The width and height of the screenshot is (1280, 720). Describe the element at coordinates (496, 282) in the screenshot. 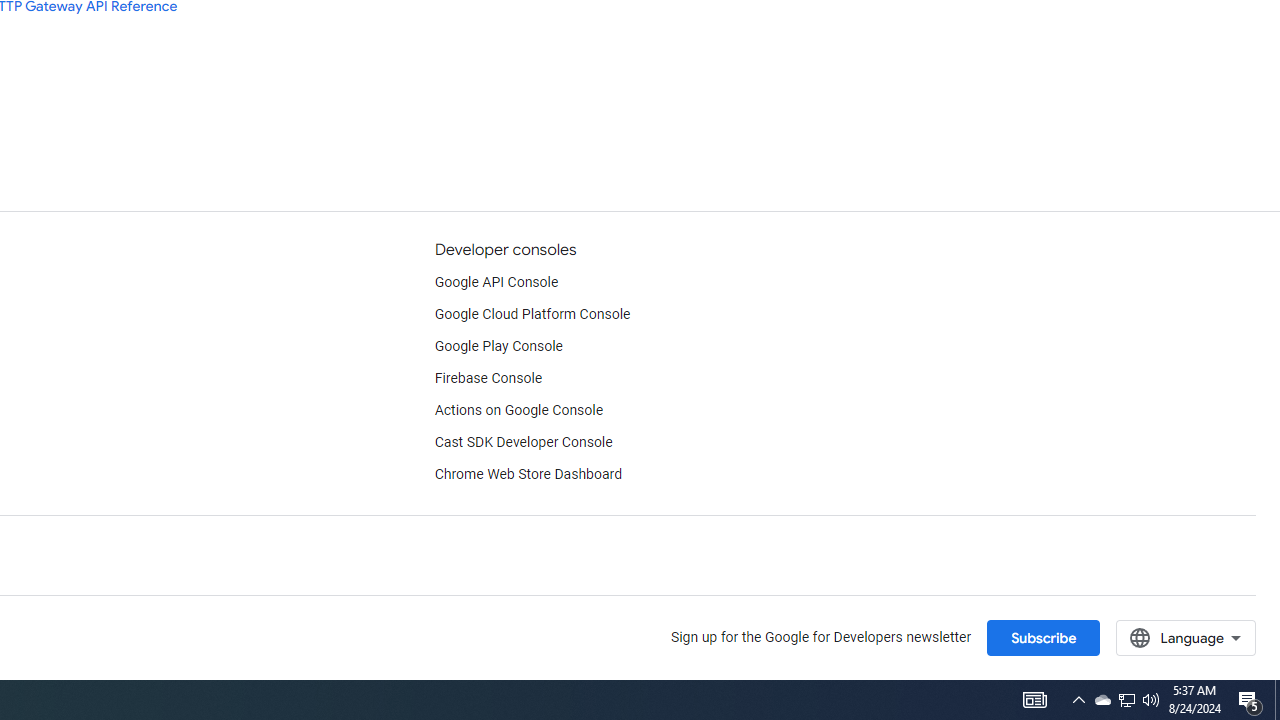

I see `'Google API Console'` at that location.